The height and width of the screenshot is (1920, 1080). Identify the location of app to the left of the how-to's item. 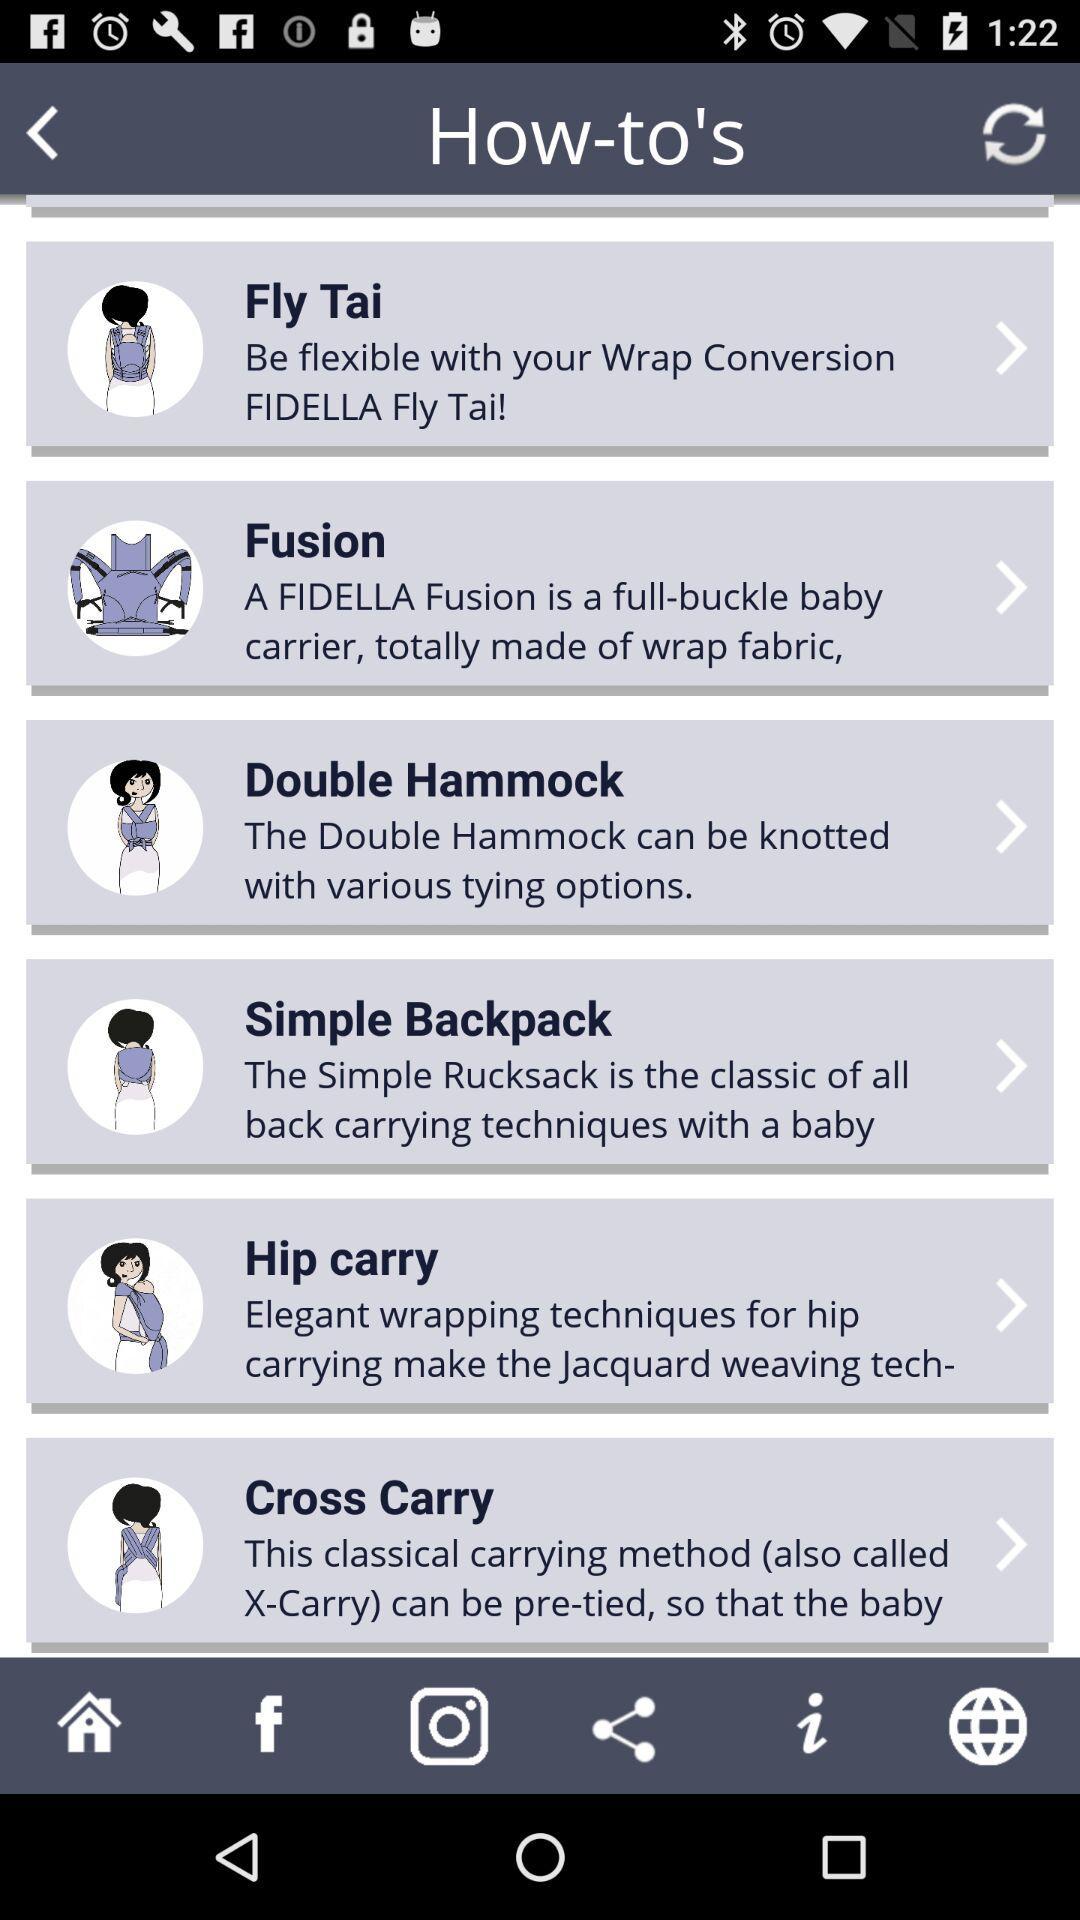
(80, 132).